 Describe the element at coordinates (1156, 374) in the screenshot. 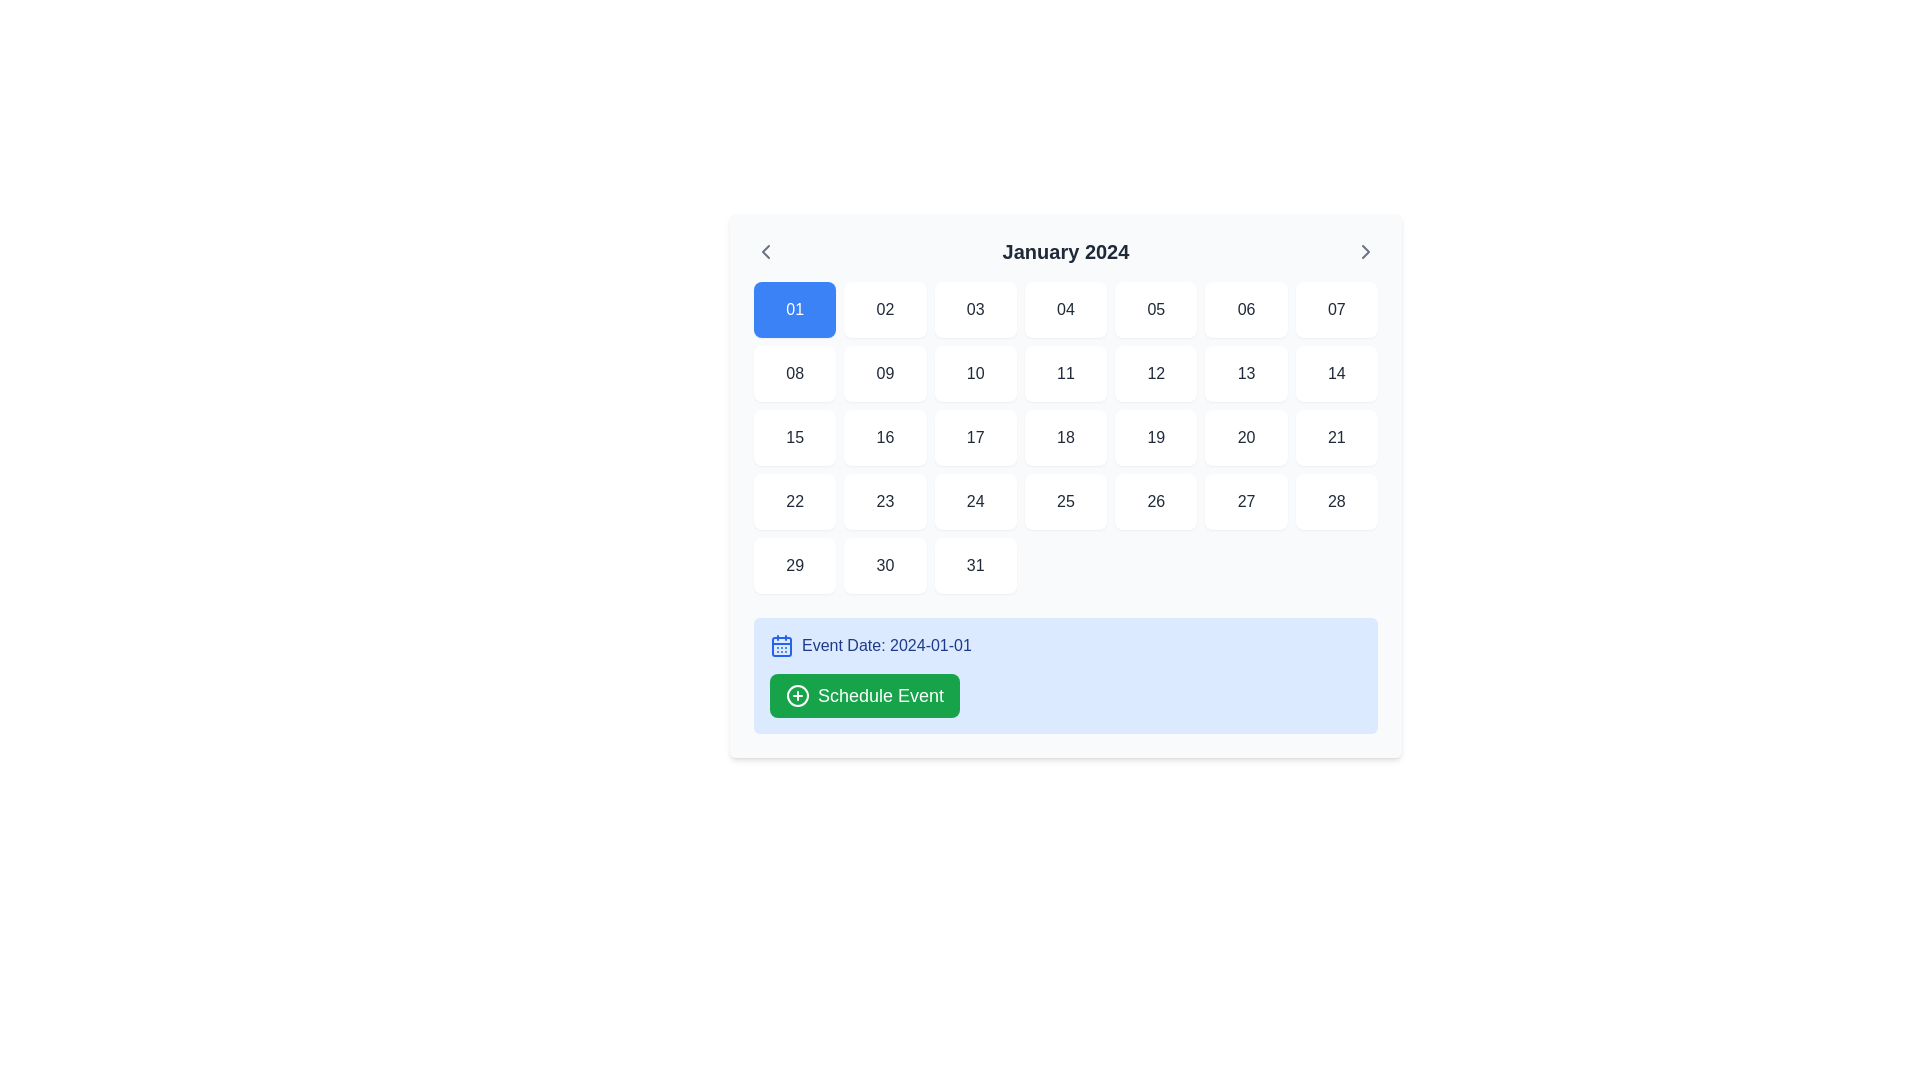

I see `the rectangular button labeled '12' with gray text on a white background, located in the second row and fifth column of the grid in the January 2024 calendar` at that location.